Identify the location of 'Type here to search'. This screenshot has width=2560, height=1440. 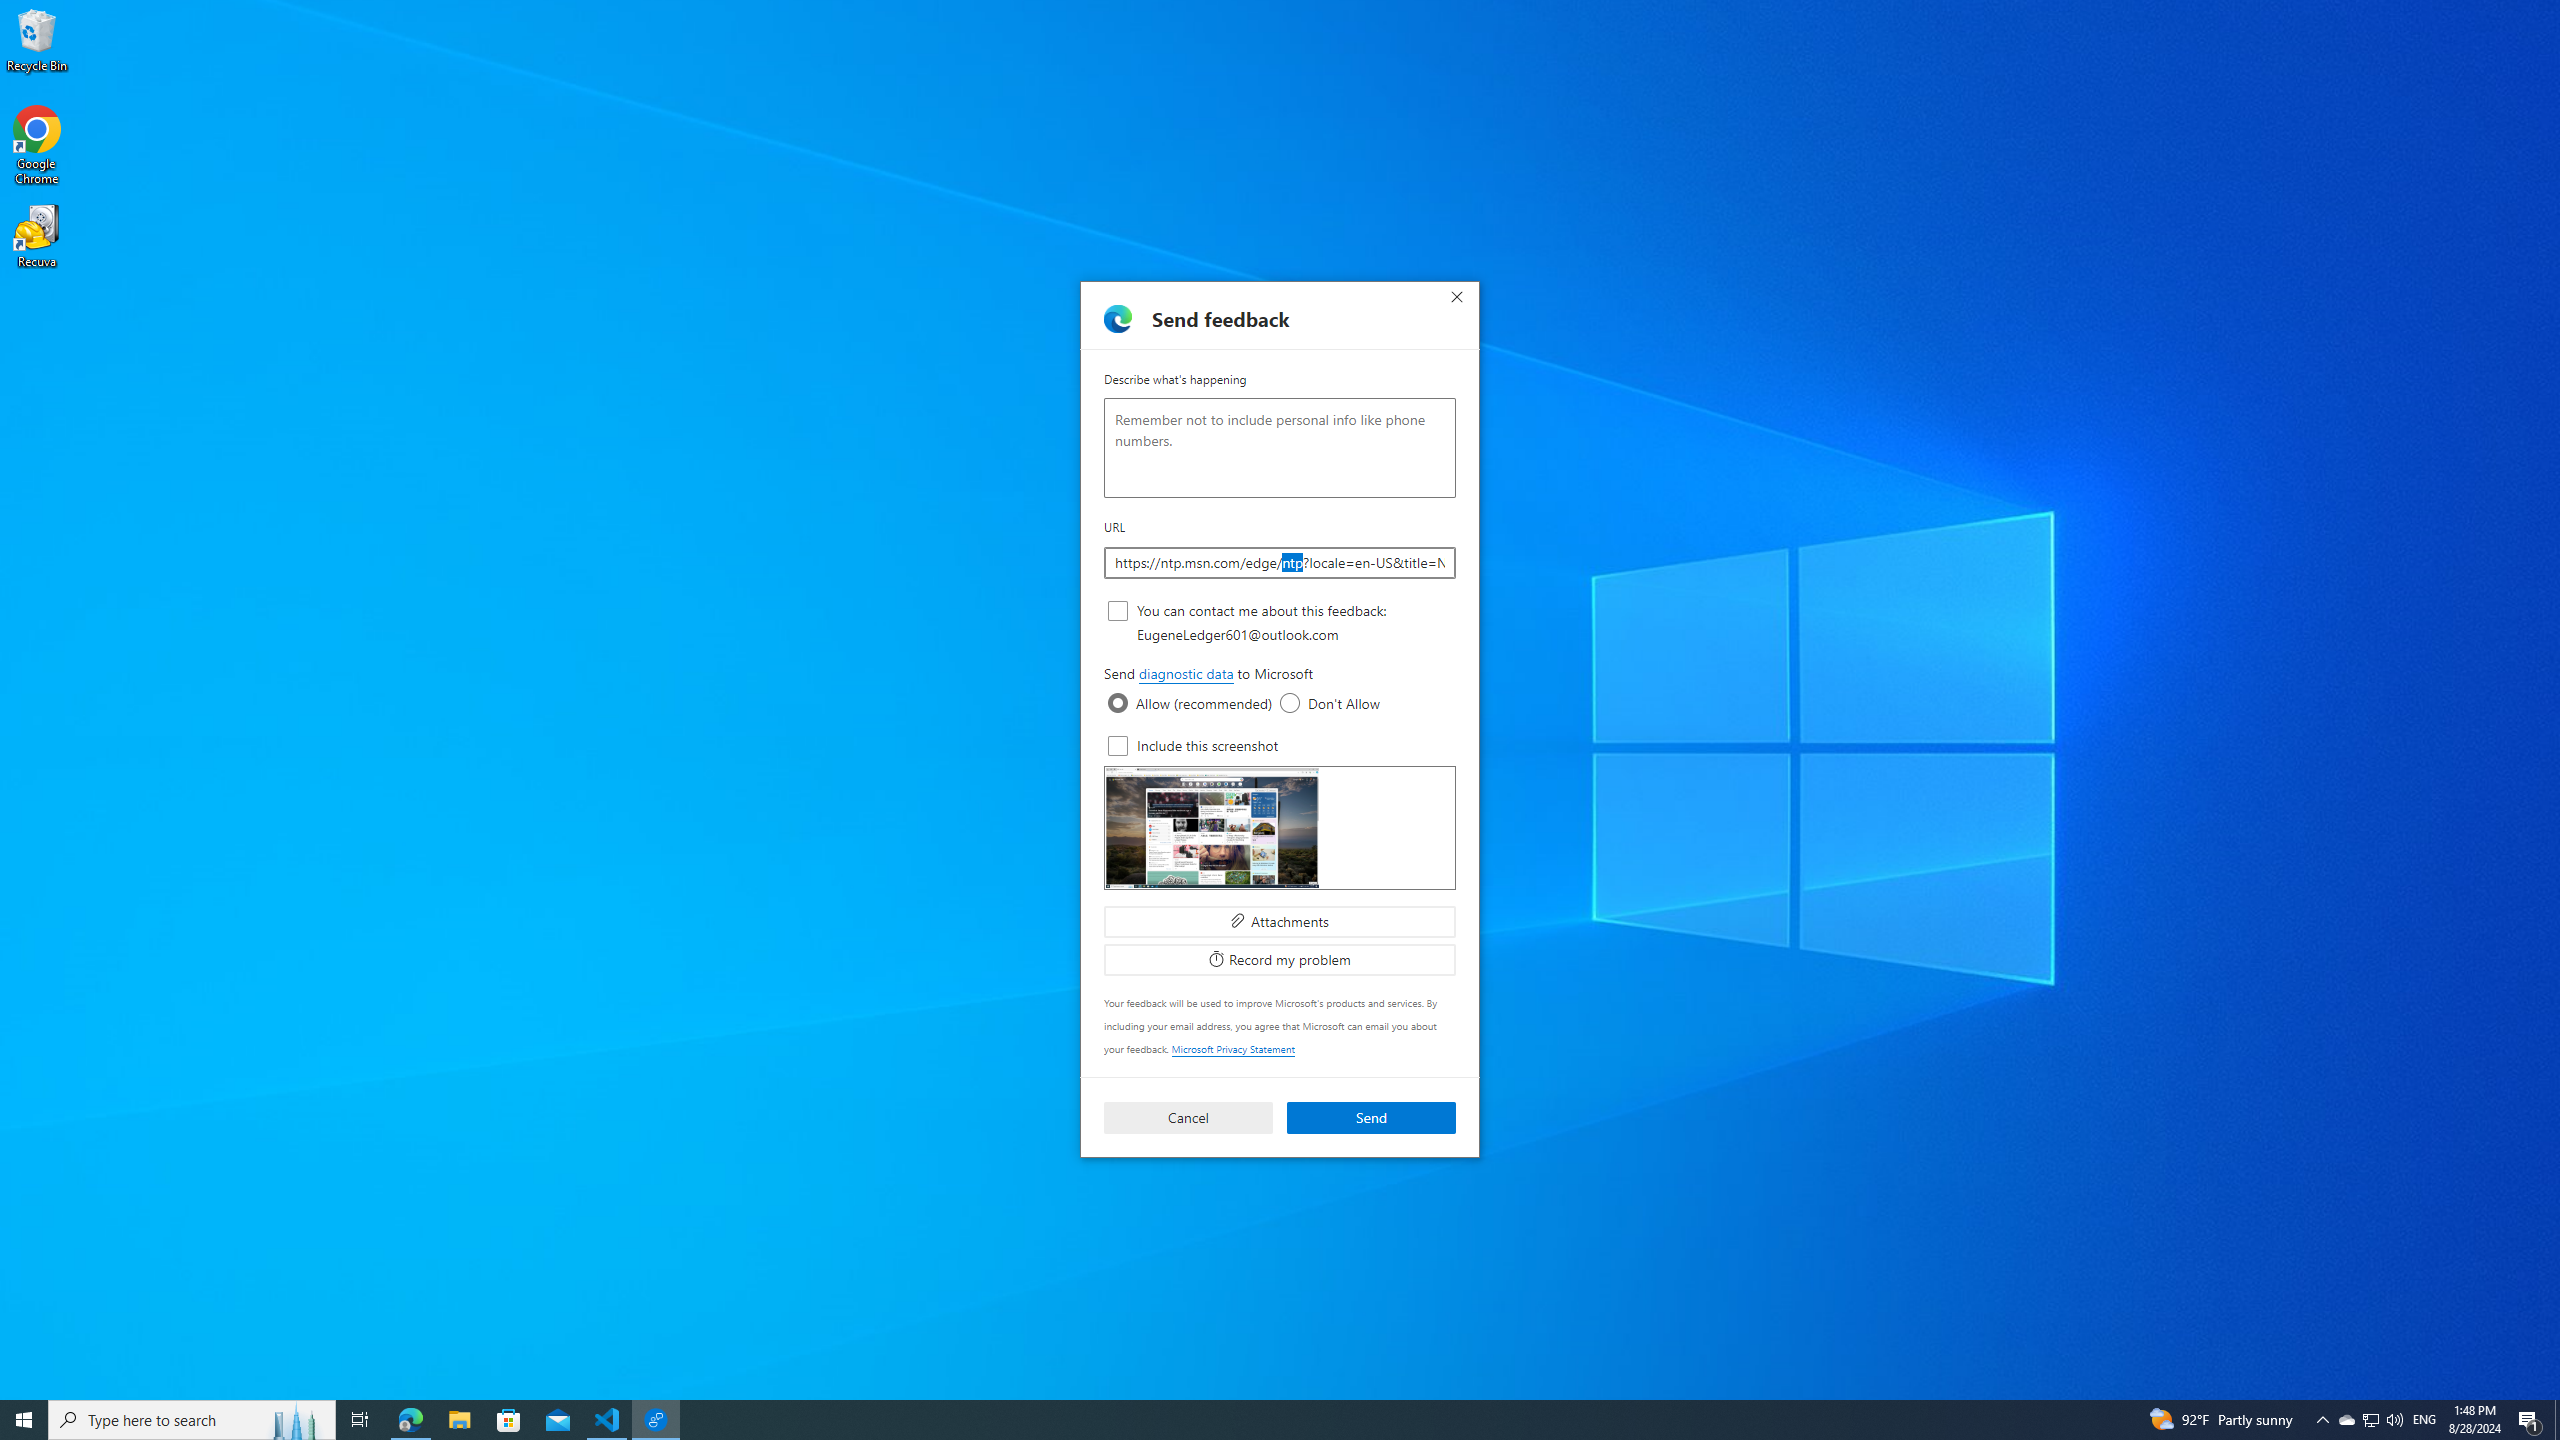
(191, 1418).